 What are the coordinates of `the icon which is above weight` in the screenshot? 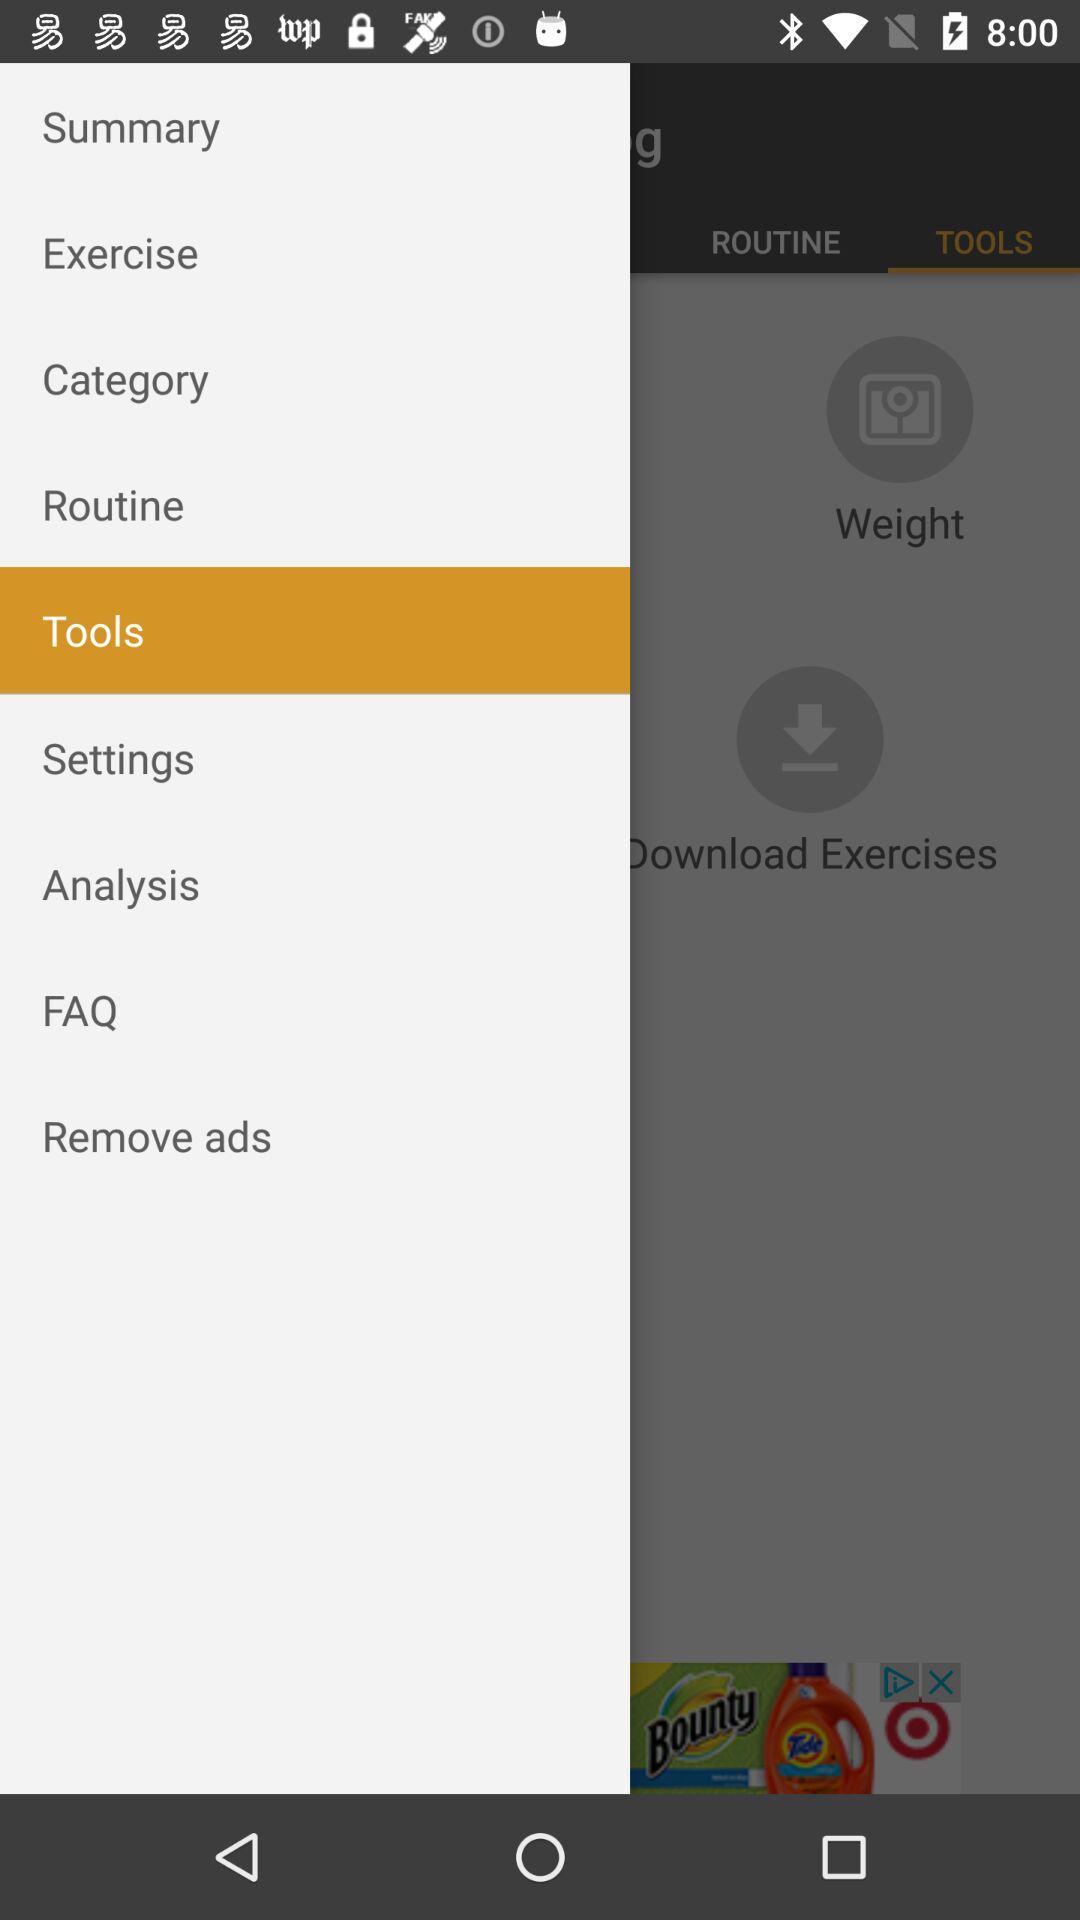 It's located at (898, 408).